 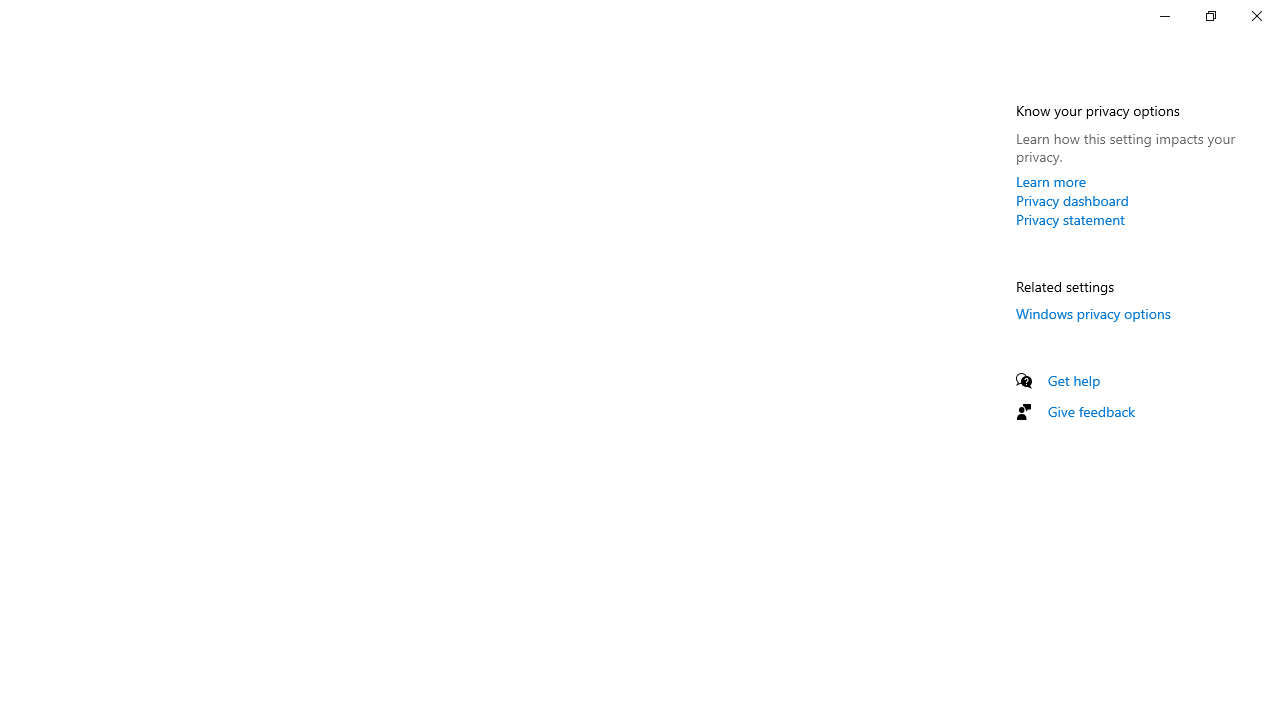 What do you see at coordinates (1164, 15) in the screenshot?
I see `'Minimize Settings'` at bounding box center [1164, 15].